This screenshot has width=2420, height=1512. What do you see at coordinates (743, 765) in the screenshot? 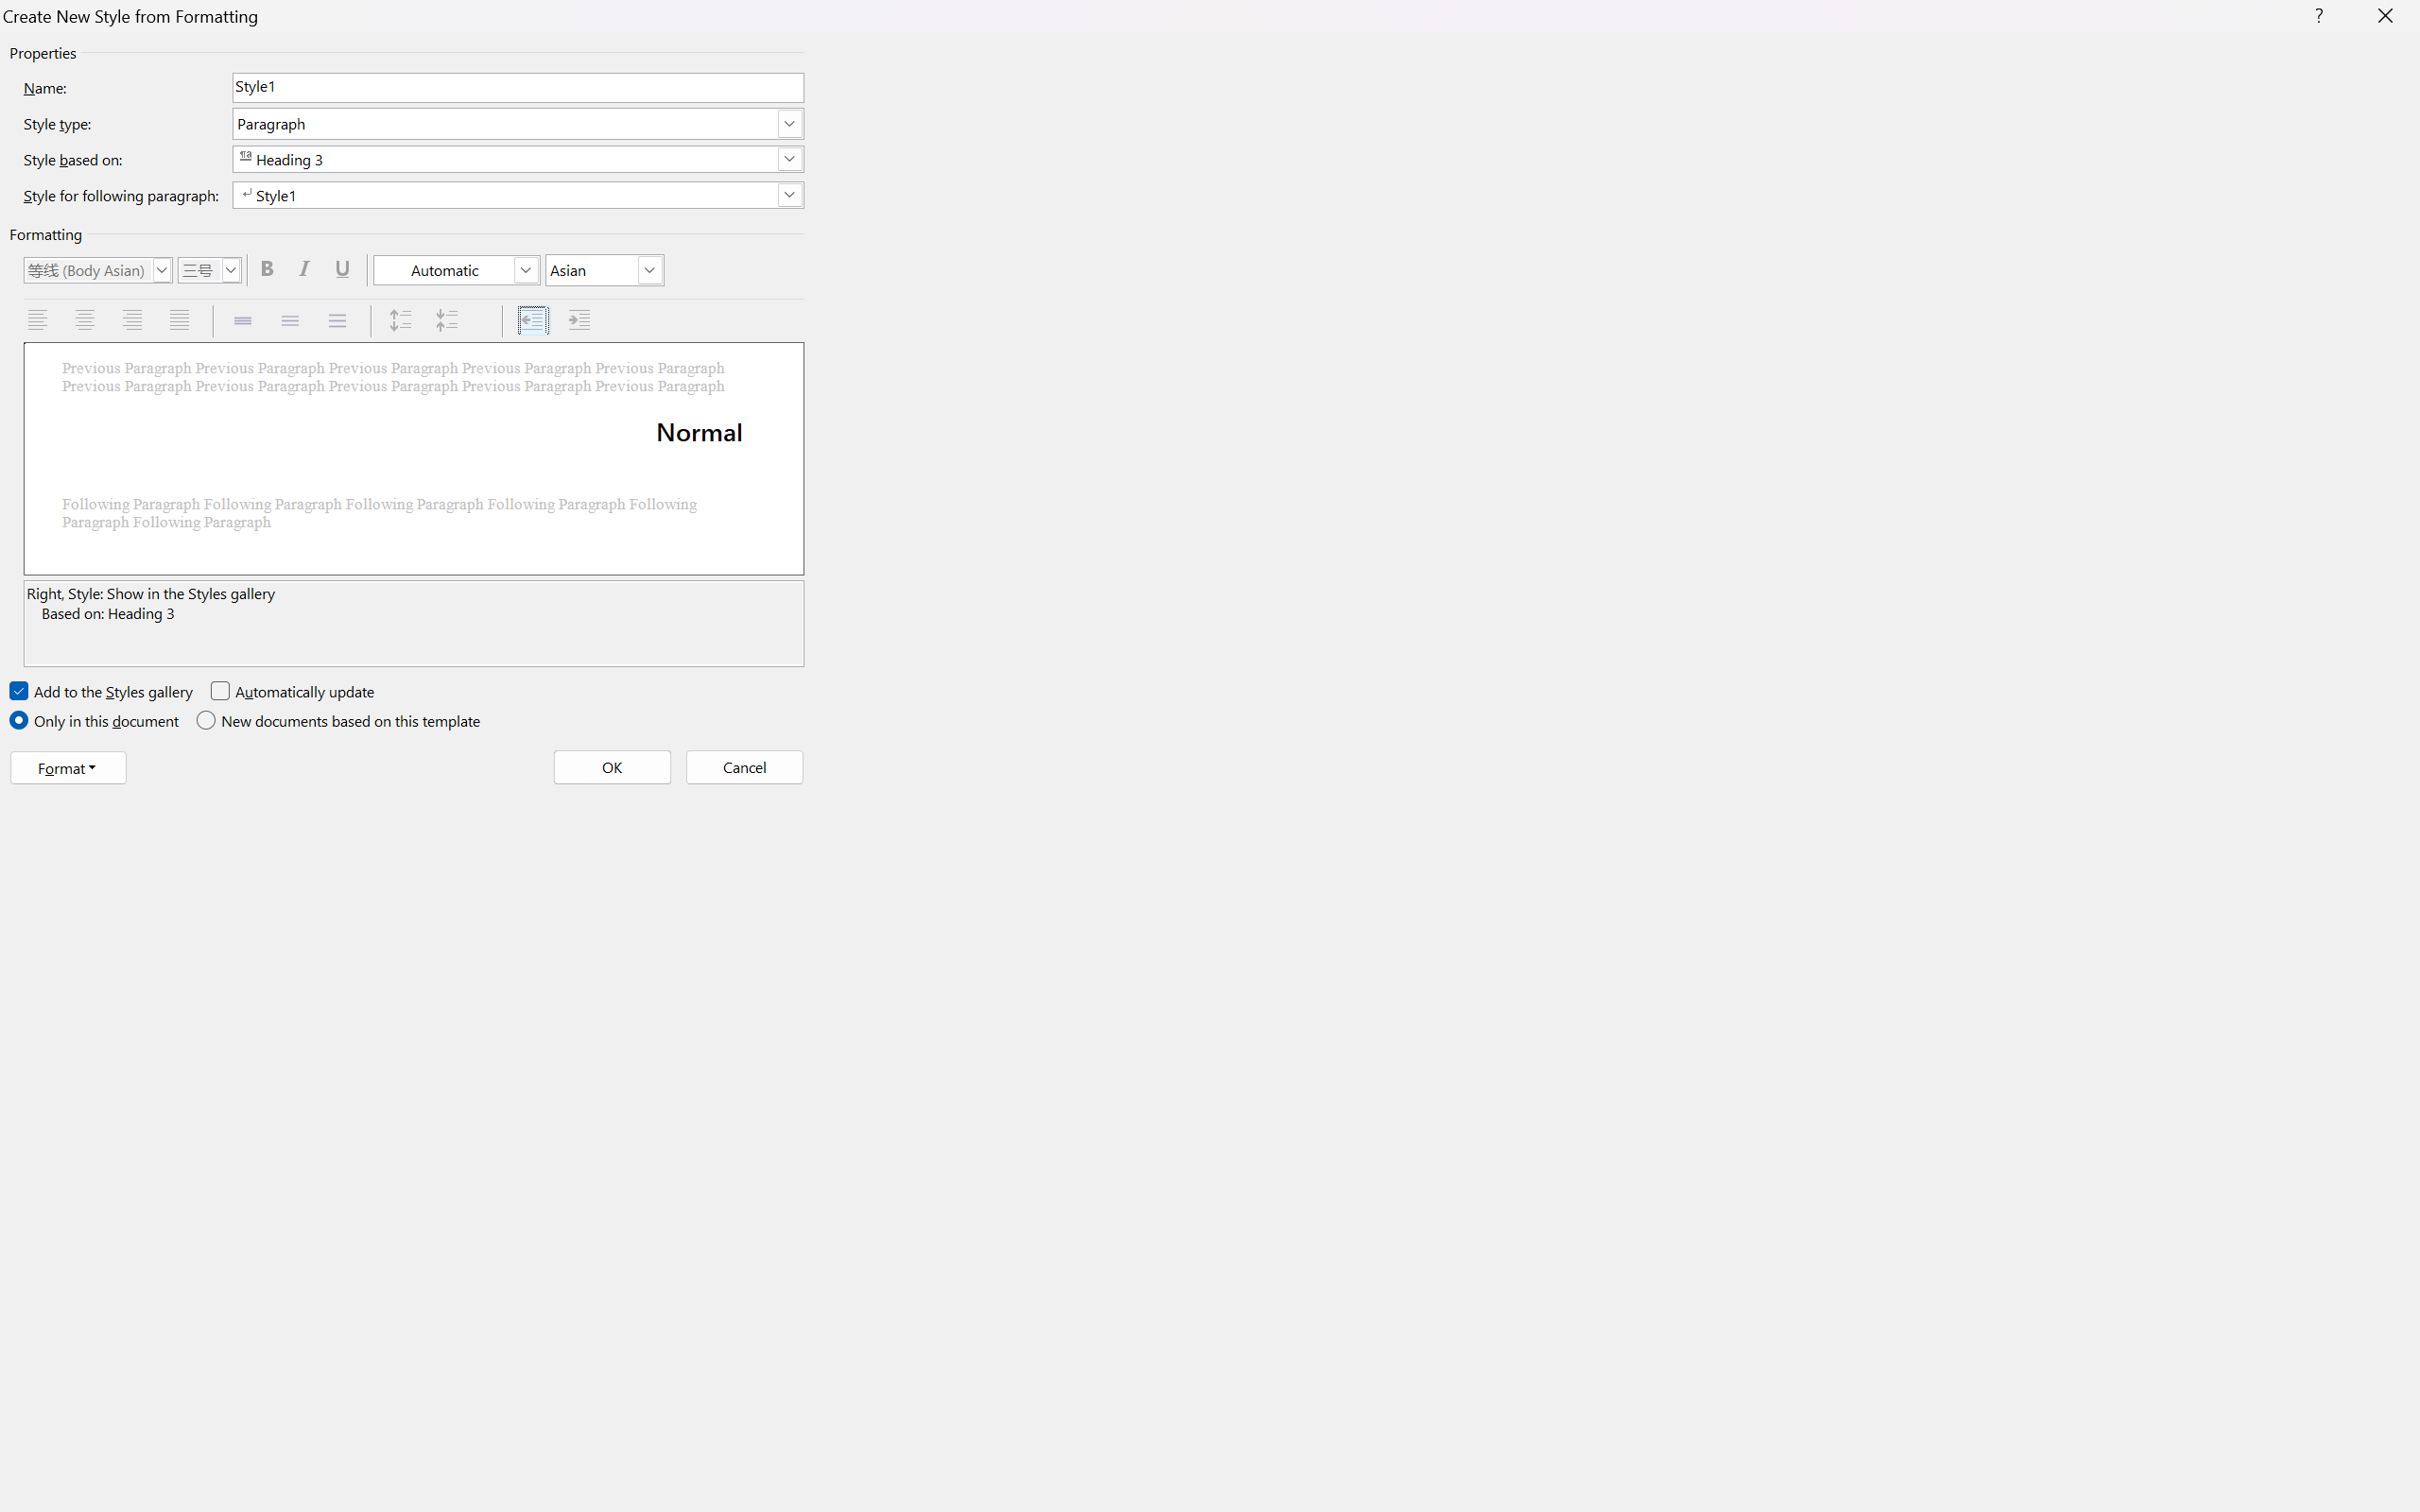
I see `'Cancel'` at bounding box center [743, 765].